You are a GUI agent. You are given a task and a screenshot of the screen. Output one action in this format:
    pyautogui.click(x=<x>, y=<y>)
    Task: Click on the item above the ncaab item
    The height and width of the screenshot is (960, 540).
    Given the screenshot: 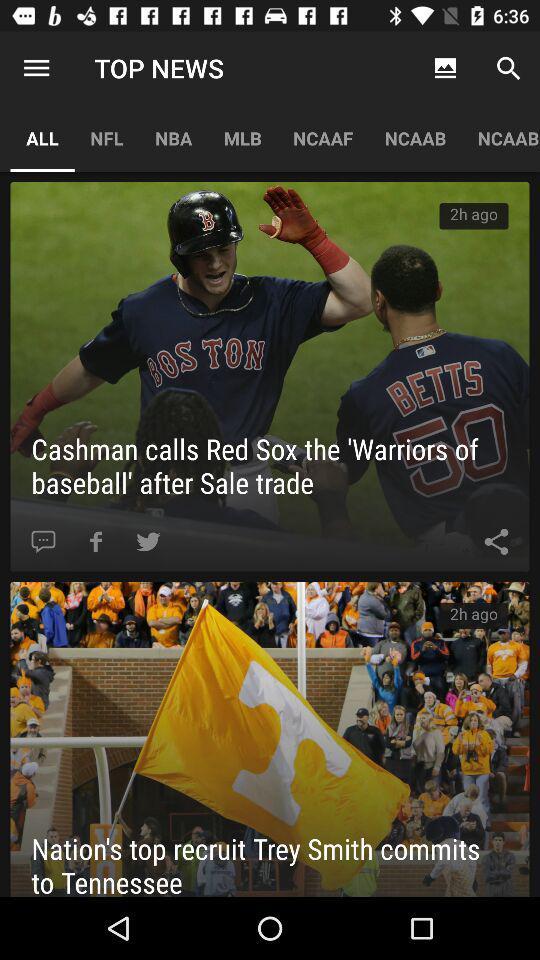 What is the action you would take?
    pyautogui.click(x=445, y=68)
    